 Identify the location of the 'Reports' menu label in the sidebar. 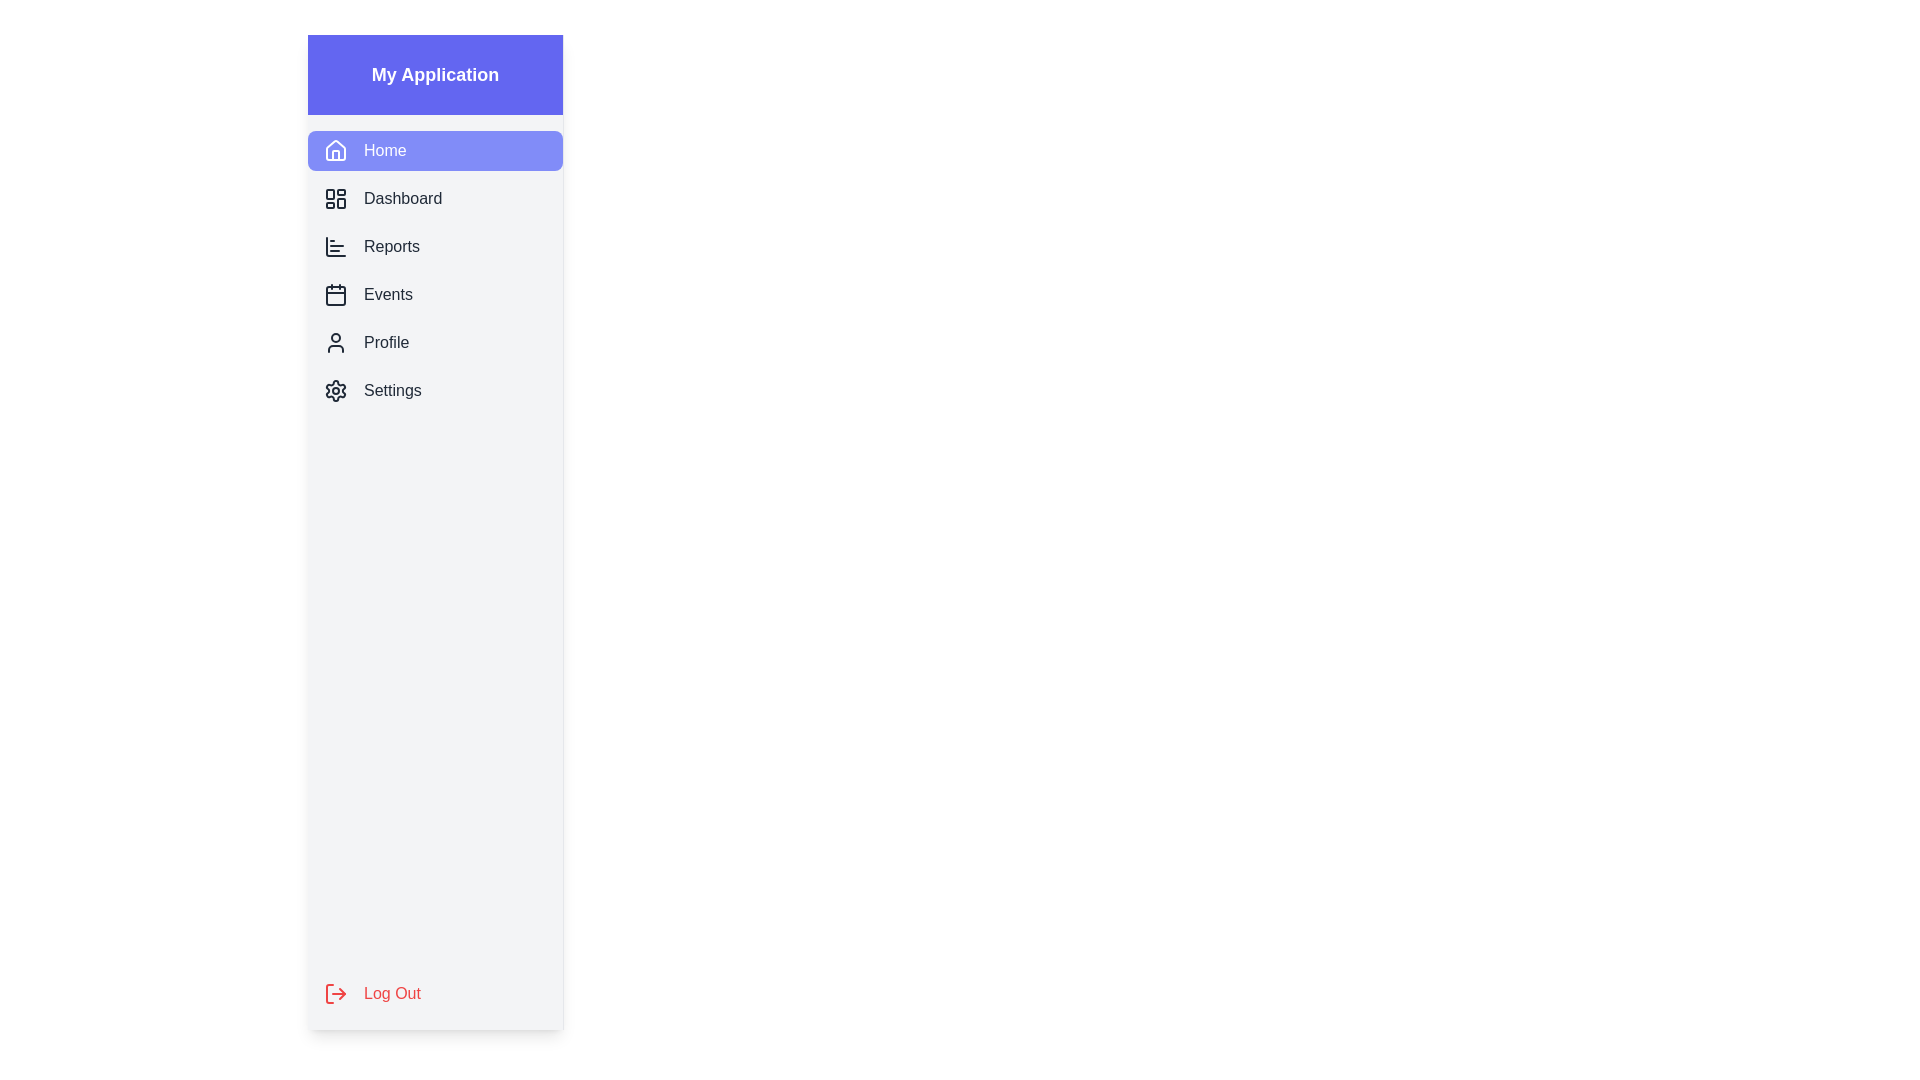
(392, 245).